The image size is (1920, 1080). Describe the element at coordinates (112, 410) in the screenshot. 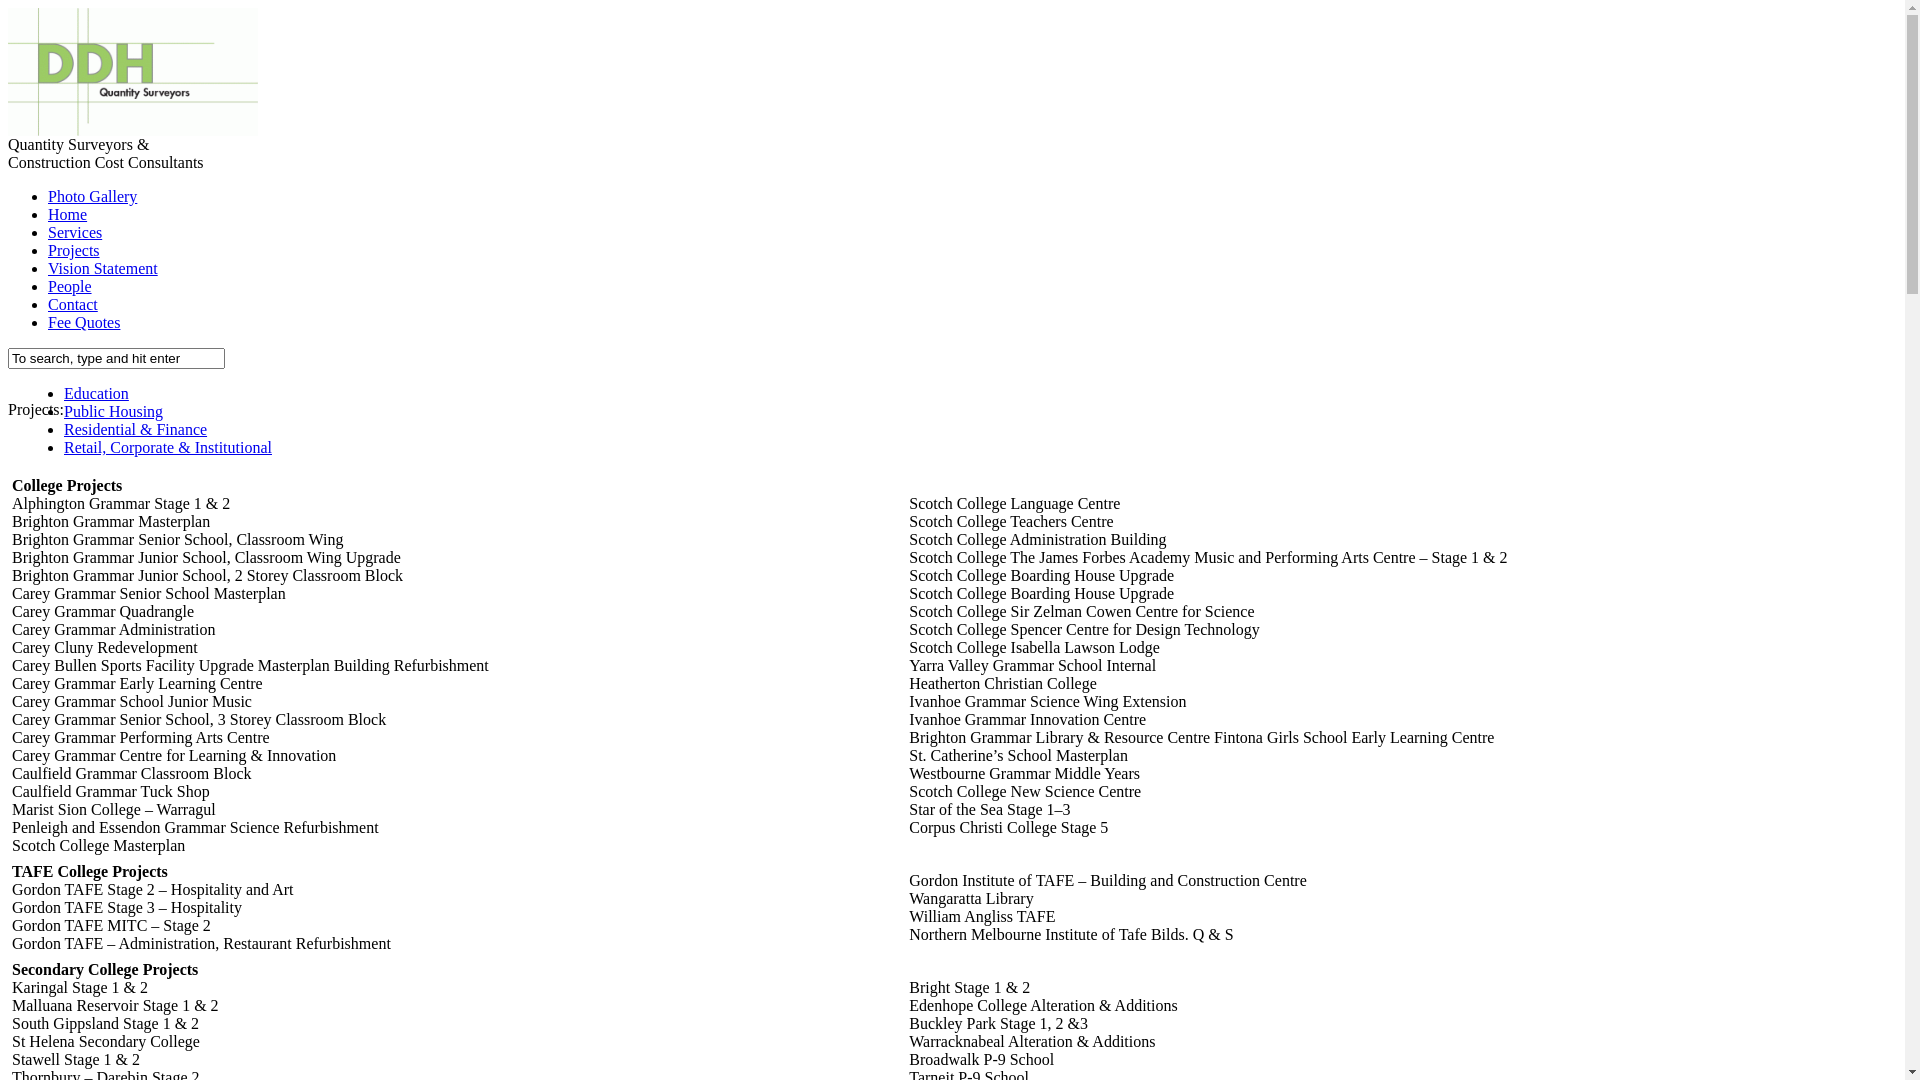

I see `'Public Housing'` at that location.